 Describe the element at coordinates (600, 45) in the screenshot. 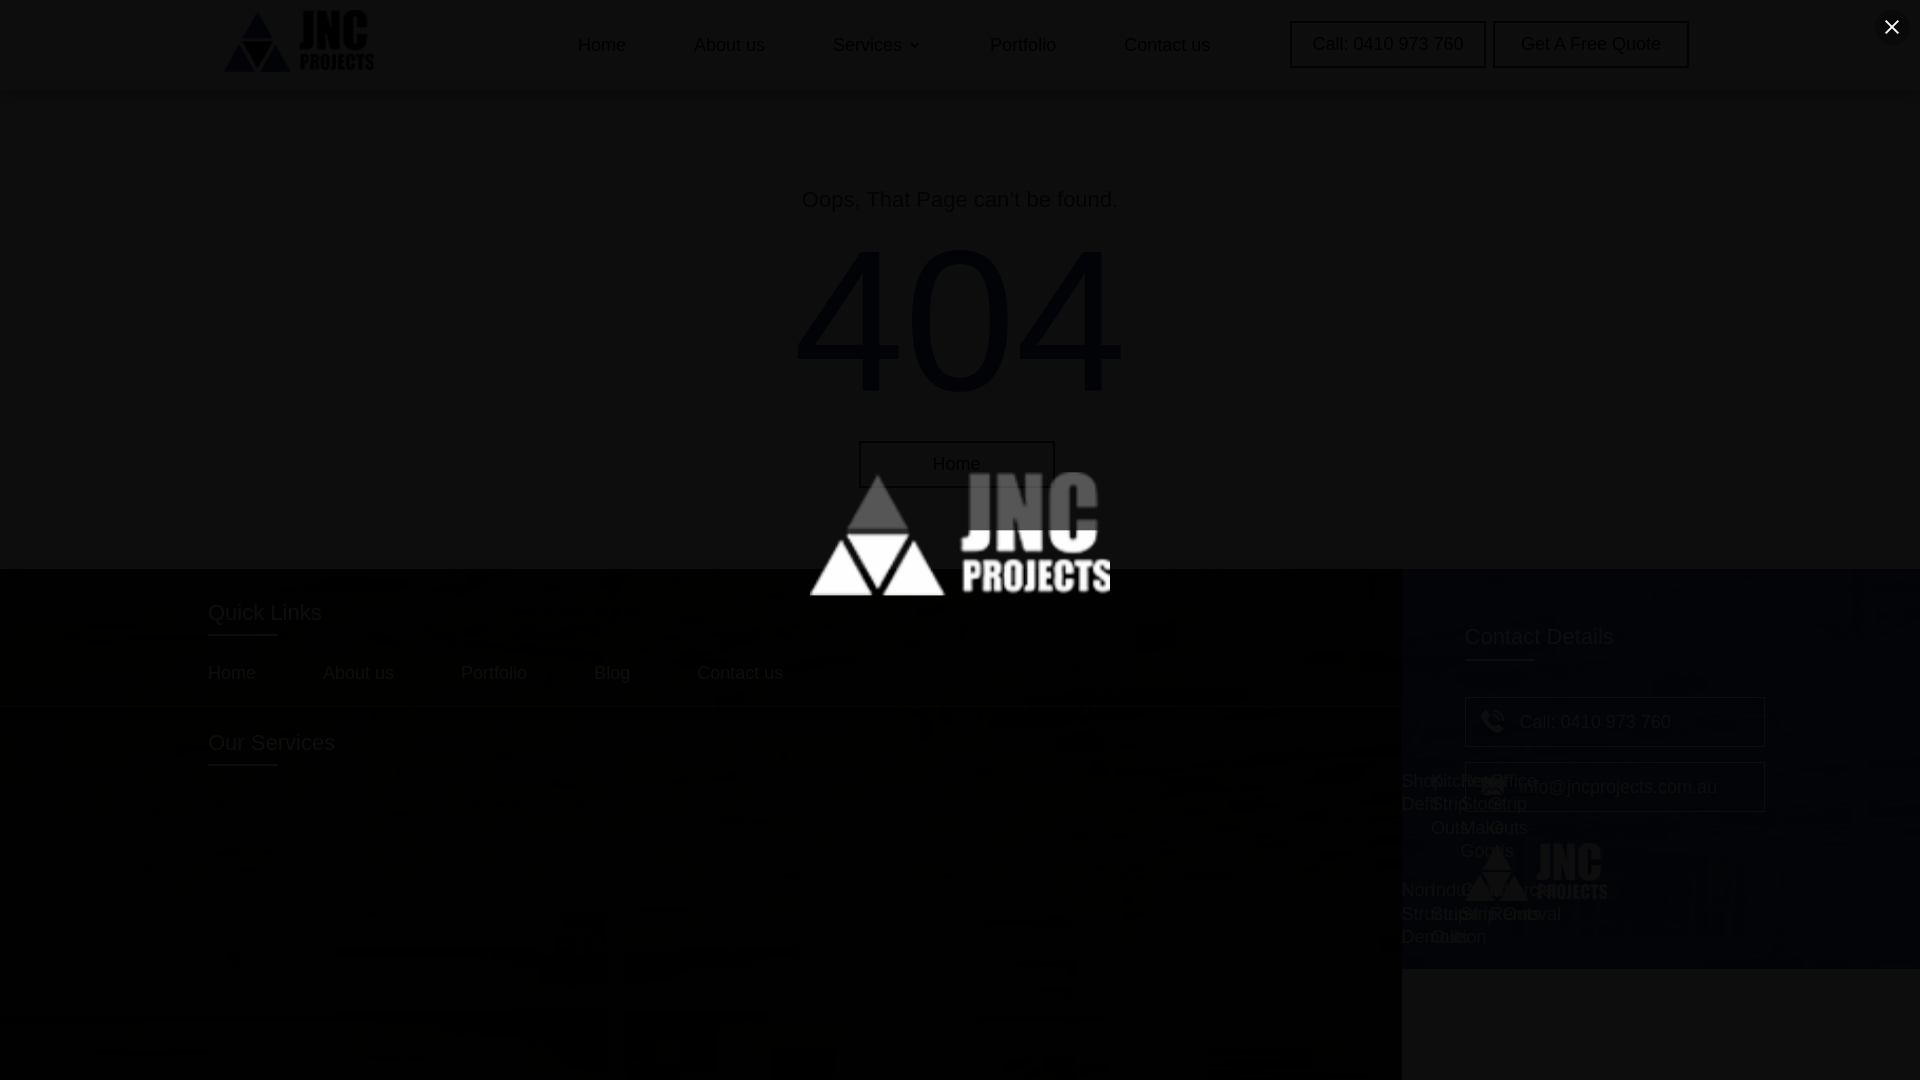

I see `'Home'` at that location.